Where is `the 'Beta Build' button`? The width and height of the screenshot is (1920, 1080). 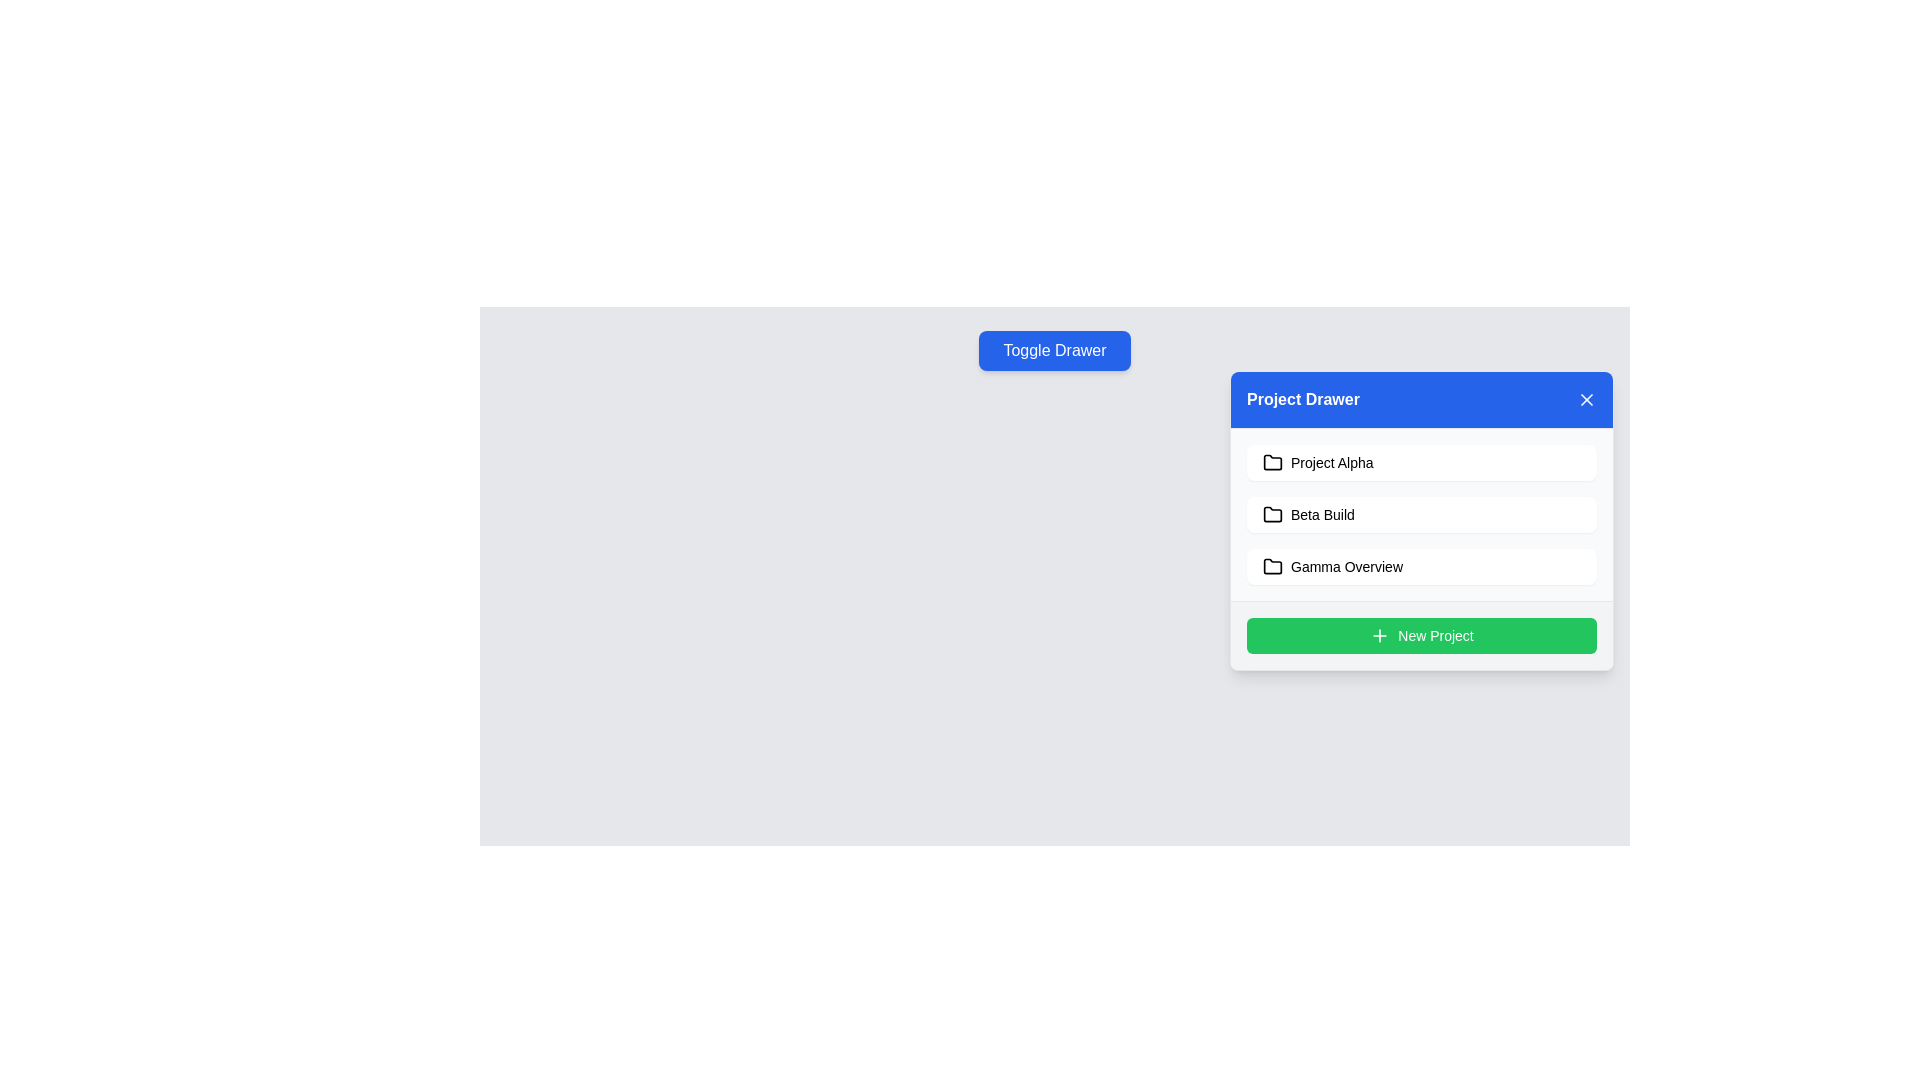 the 'Beta Build' button is located at coordinates (1420, 514).